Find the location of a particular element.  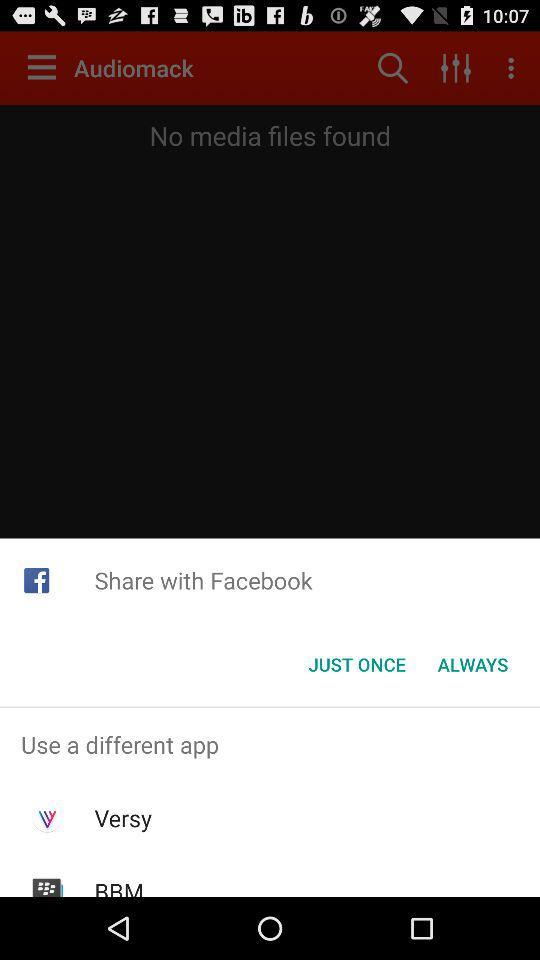

icon below the share with facebook item is located at coordinates (472, 664).